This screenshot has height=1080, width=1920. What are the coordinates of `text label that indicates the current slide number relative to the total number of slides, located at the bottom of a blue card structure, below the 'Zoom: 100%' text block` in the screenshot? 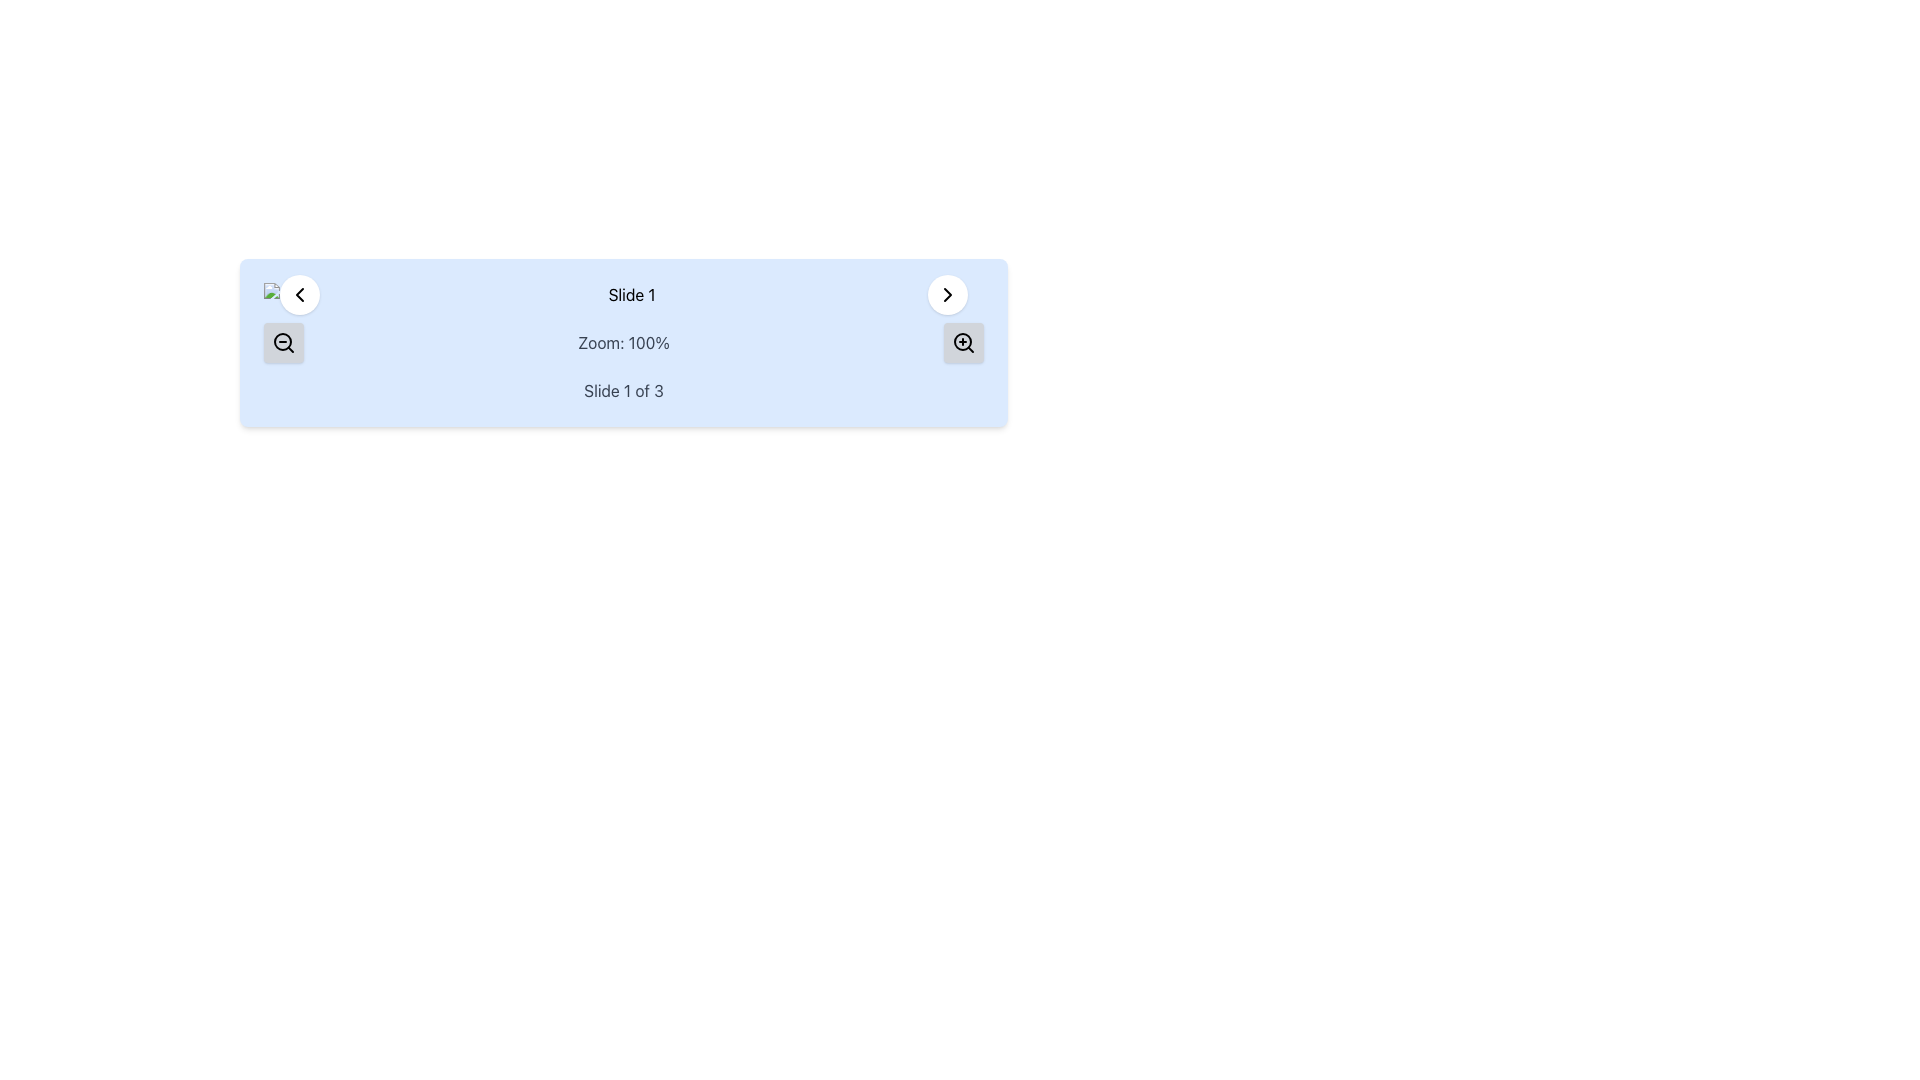 It's located at (623, 390).